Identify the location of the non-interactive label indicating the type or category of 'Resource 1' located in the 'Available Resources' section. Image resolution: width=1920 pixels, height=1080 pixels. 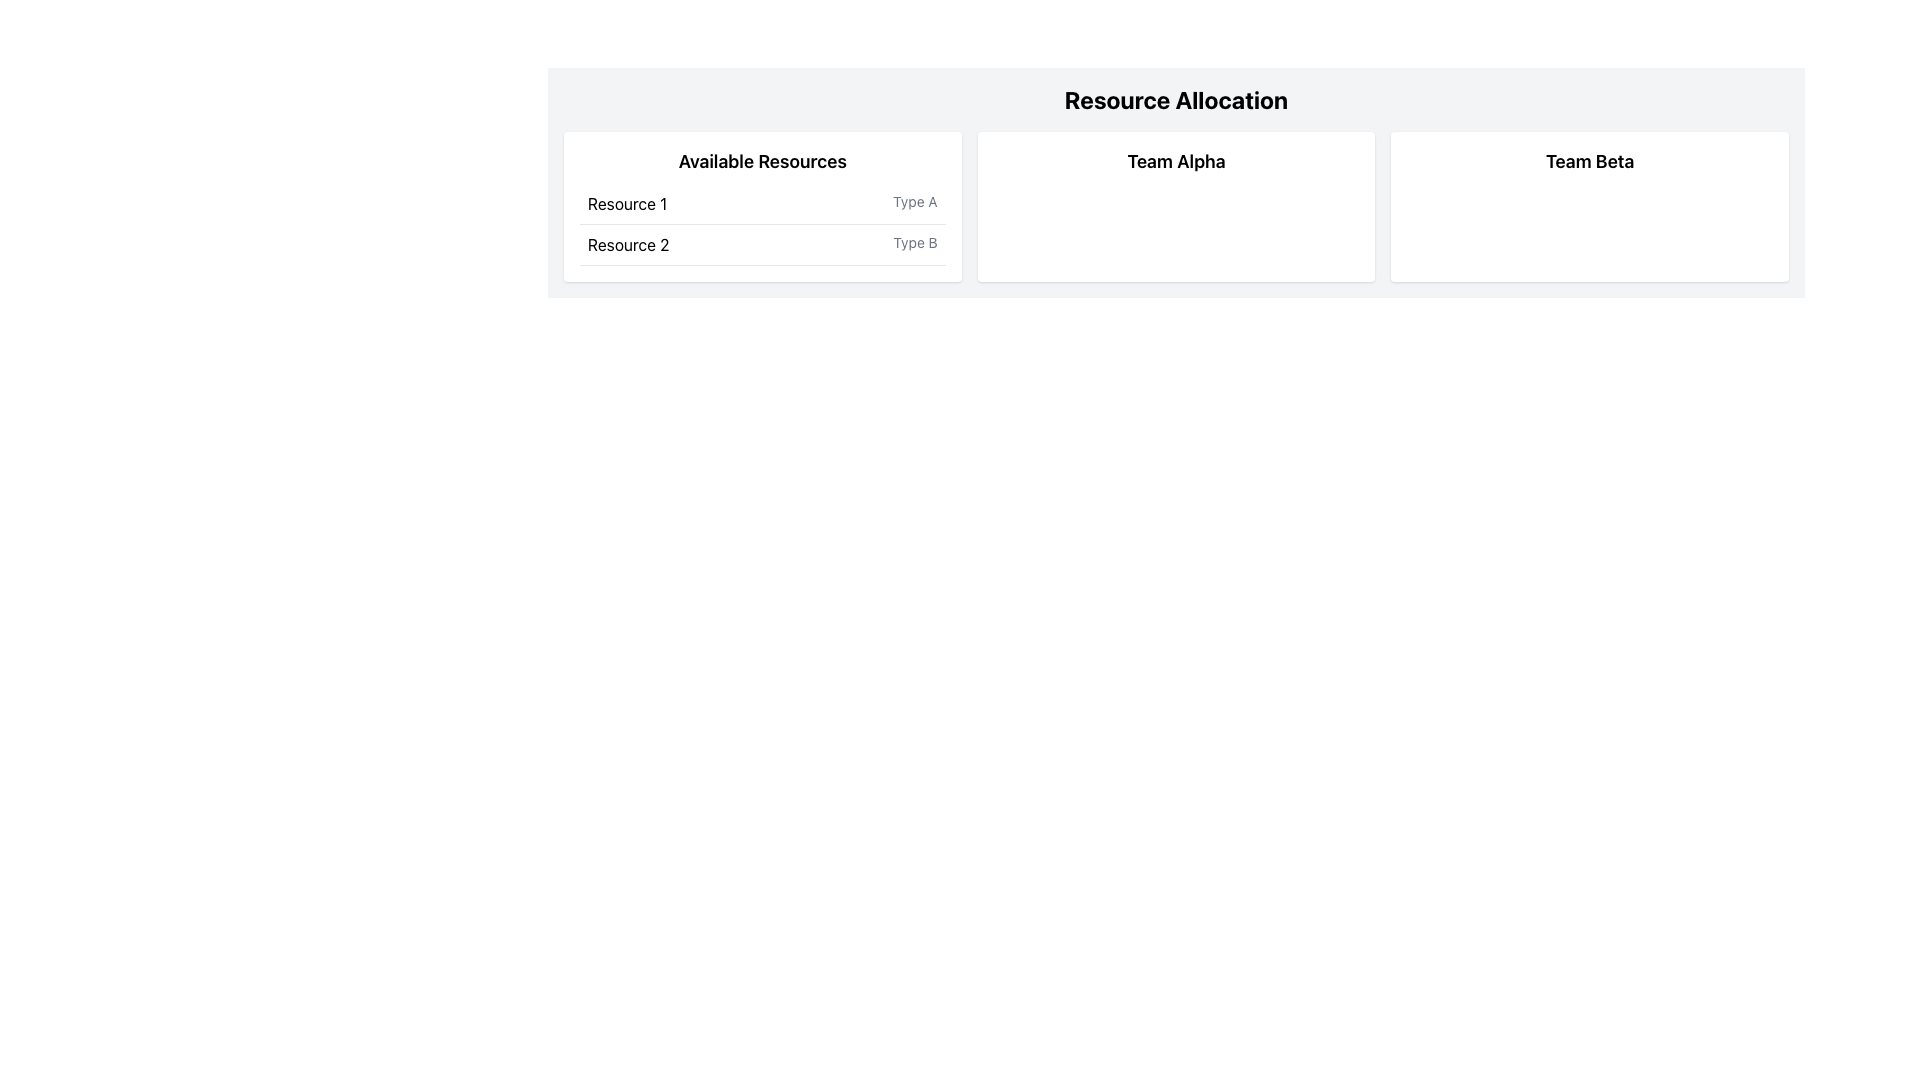
(914, 204).